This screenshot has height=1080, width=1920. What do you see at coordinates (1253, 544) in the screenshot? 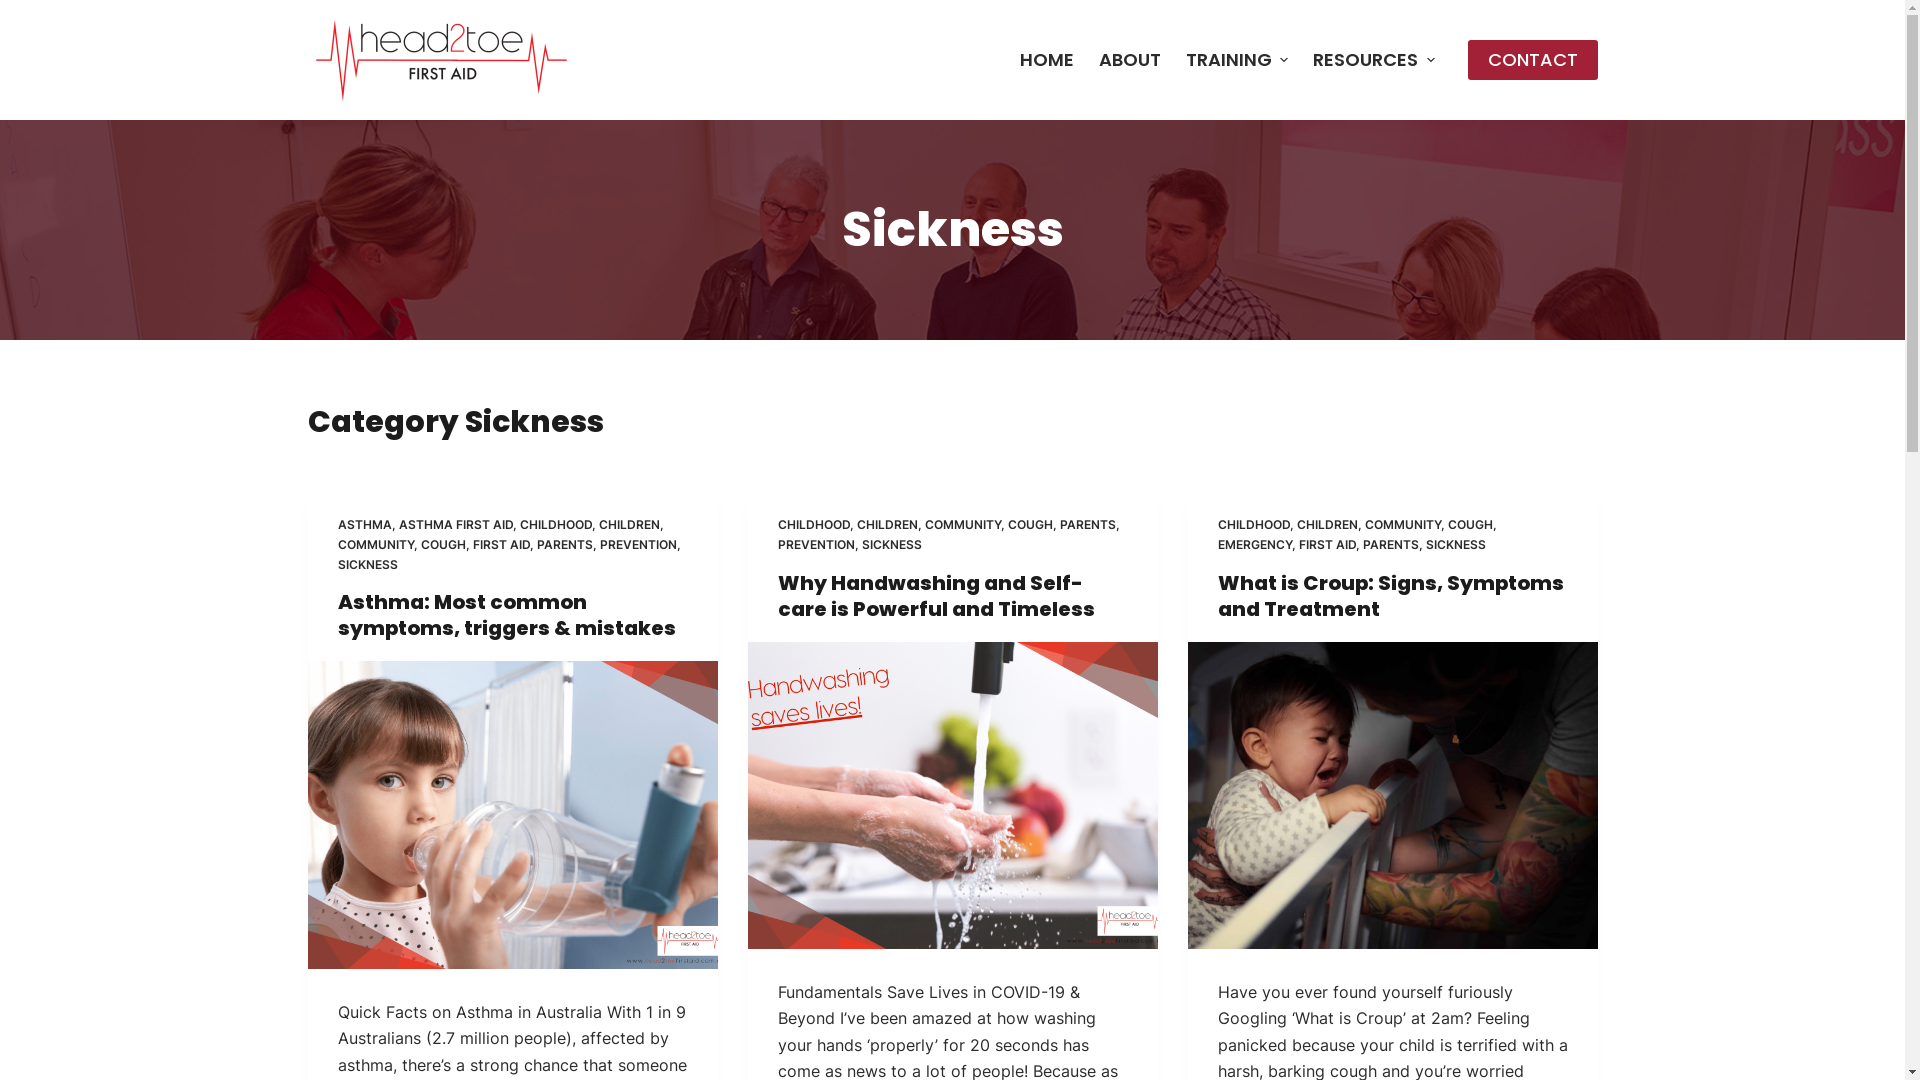
I see `'EMERGENCY'` at bounding box center [1253, 544].